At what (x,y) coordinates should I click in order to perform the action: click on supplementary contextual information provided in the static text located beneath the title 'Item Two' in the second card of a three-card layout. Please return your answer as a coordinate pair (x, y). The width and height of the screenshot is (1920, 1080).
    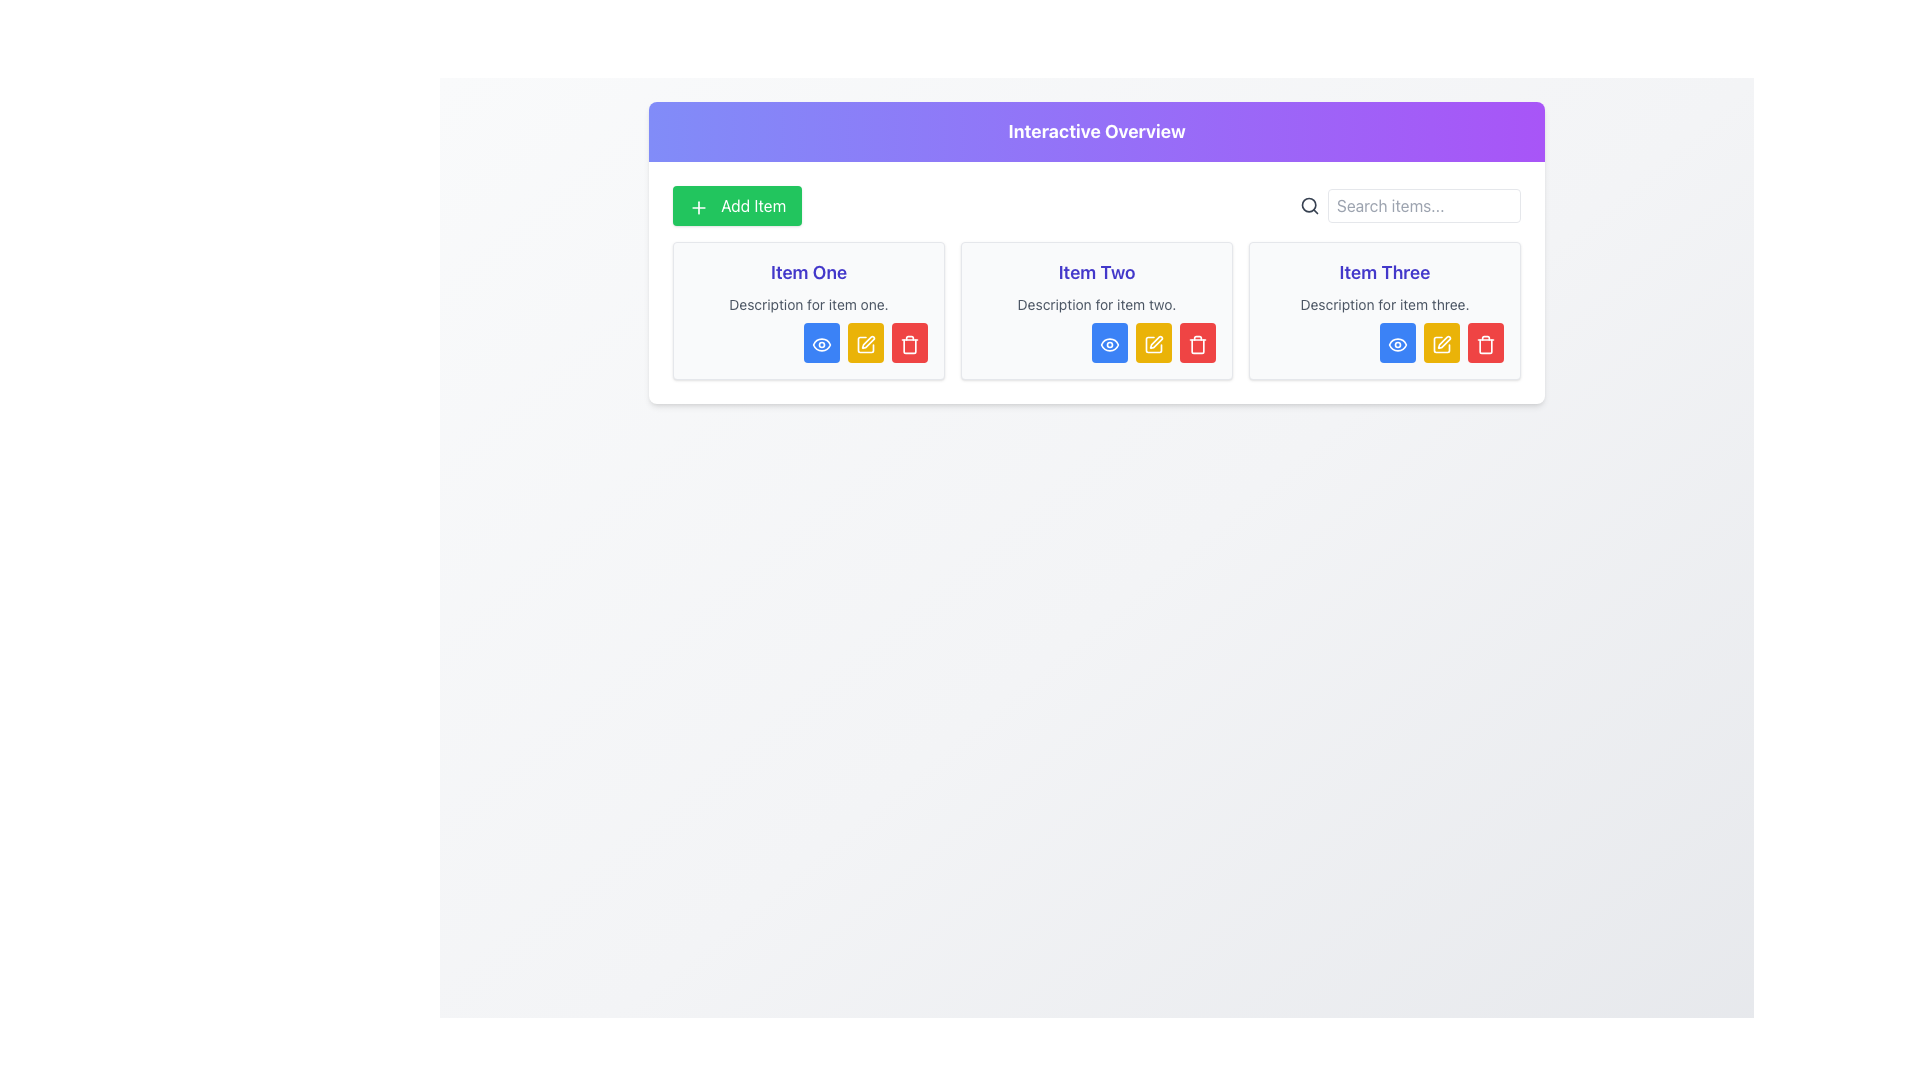
    Looking at the image, I should click on (1096, 304).